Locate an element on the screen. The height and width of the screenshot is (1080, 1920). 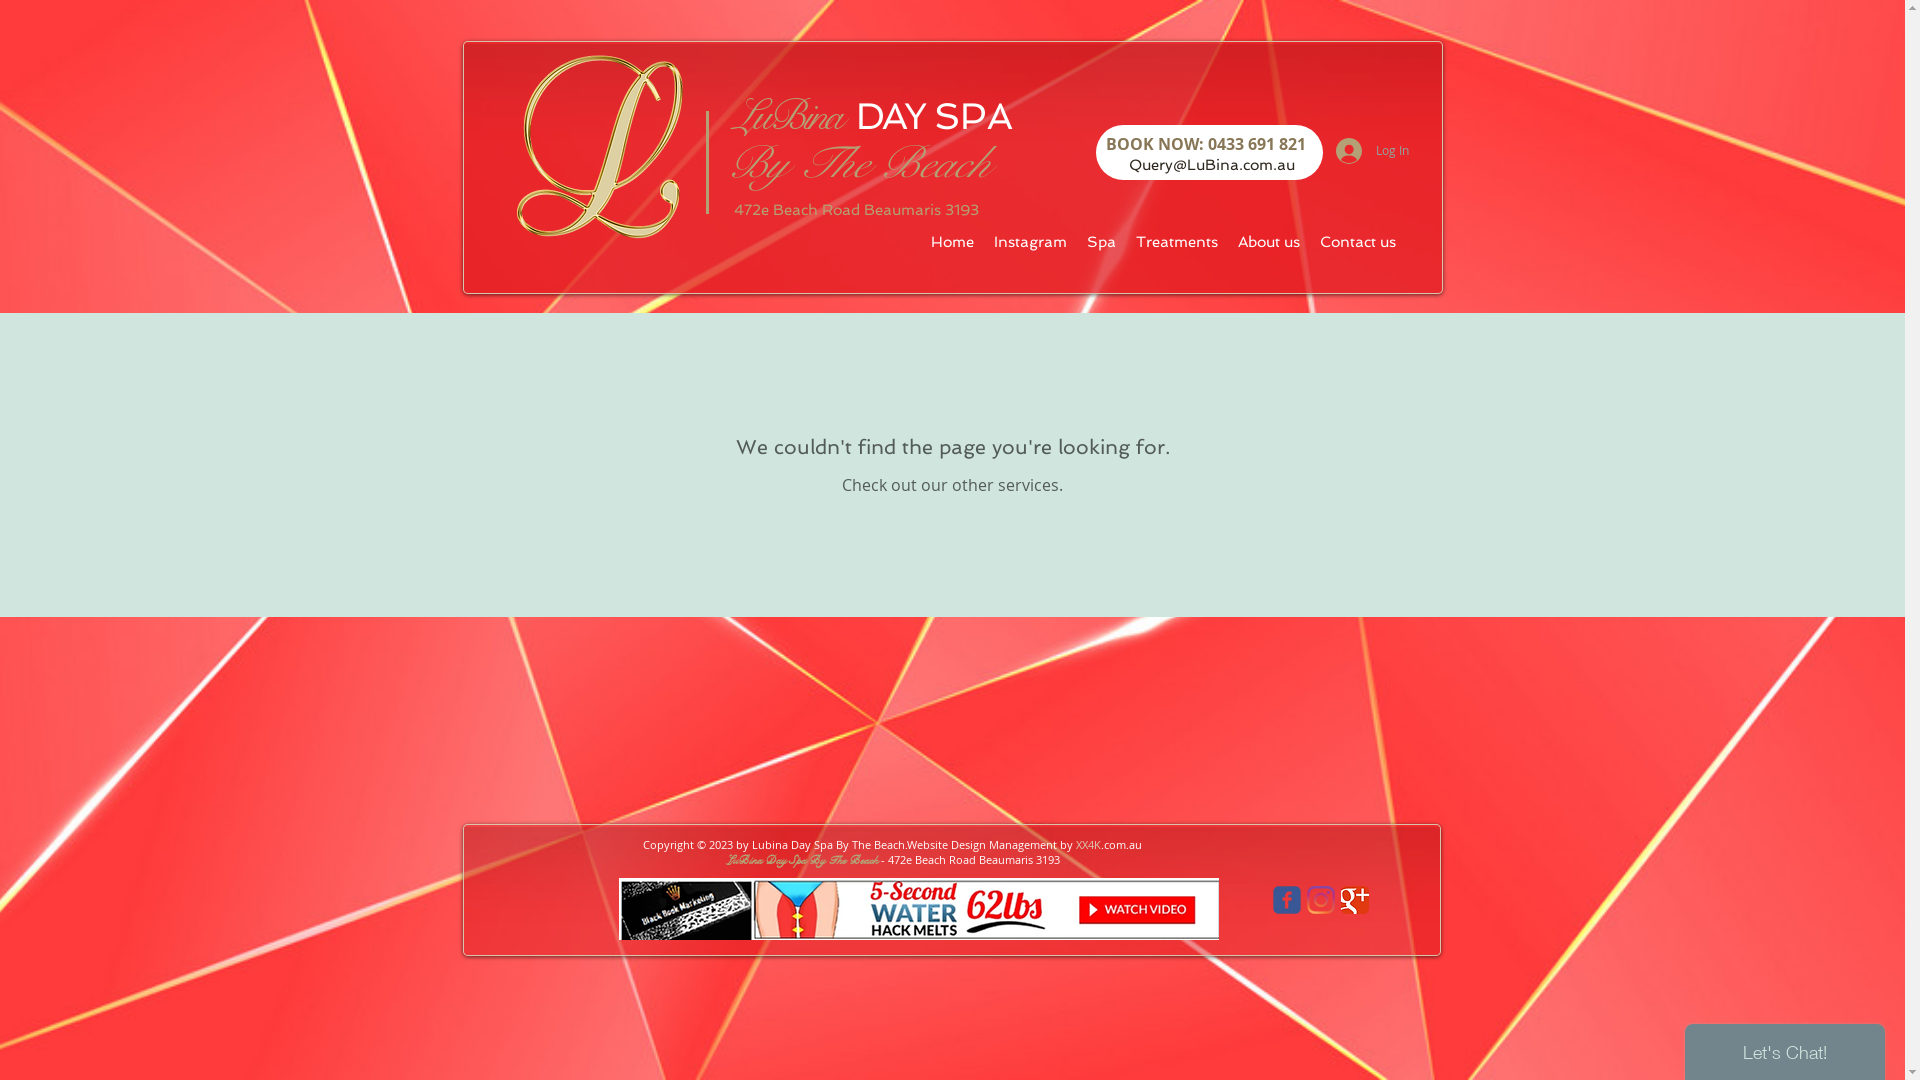
'Treatments' is located at coordinates (1176, 241).